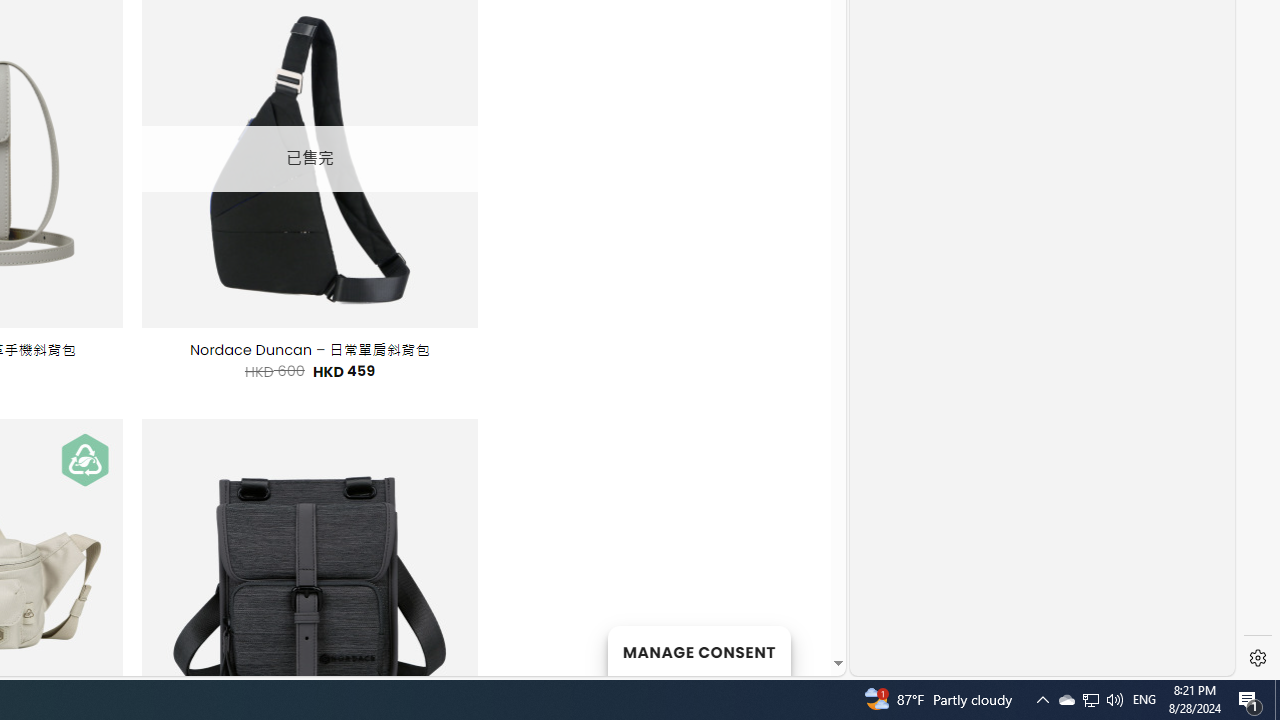  What do you see at coordinates (698, 650) in the screenshot?
I see `'MANAGE CONSENT'` at bounding box center [698, 650].